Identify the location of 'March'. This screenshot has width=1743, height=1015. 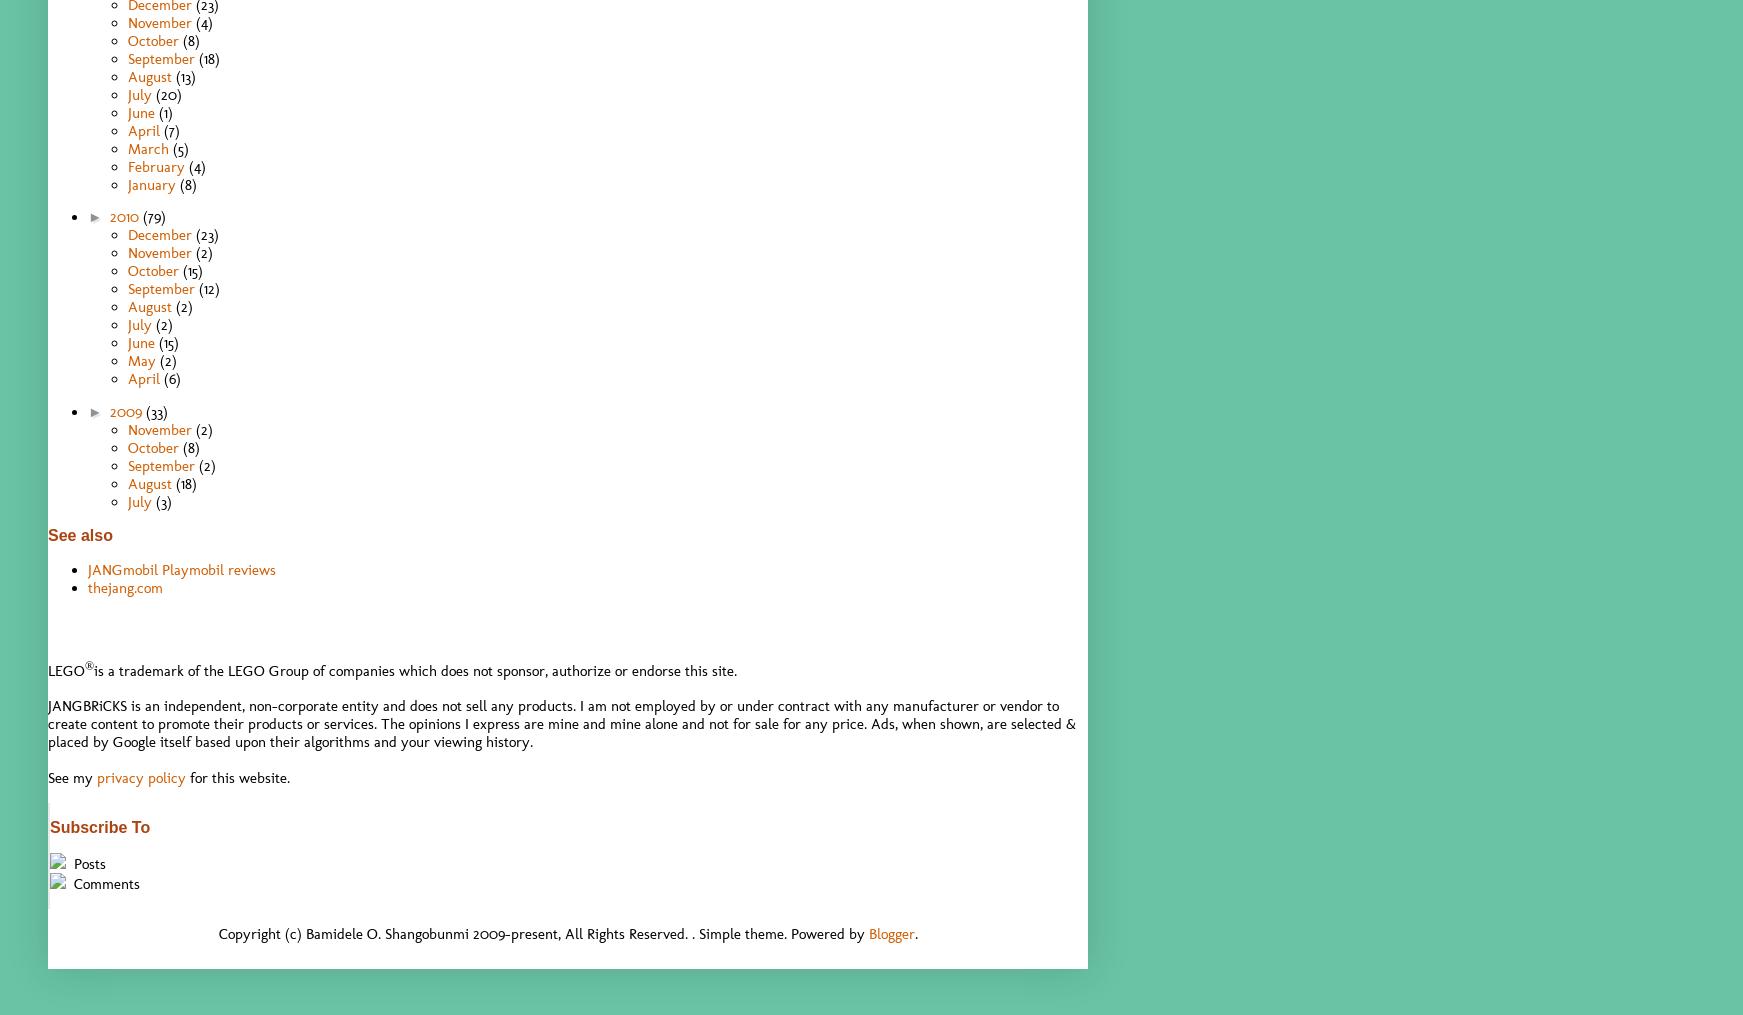
(150, 146).